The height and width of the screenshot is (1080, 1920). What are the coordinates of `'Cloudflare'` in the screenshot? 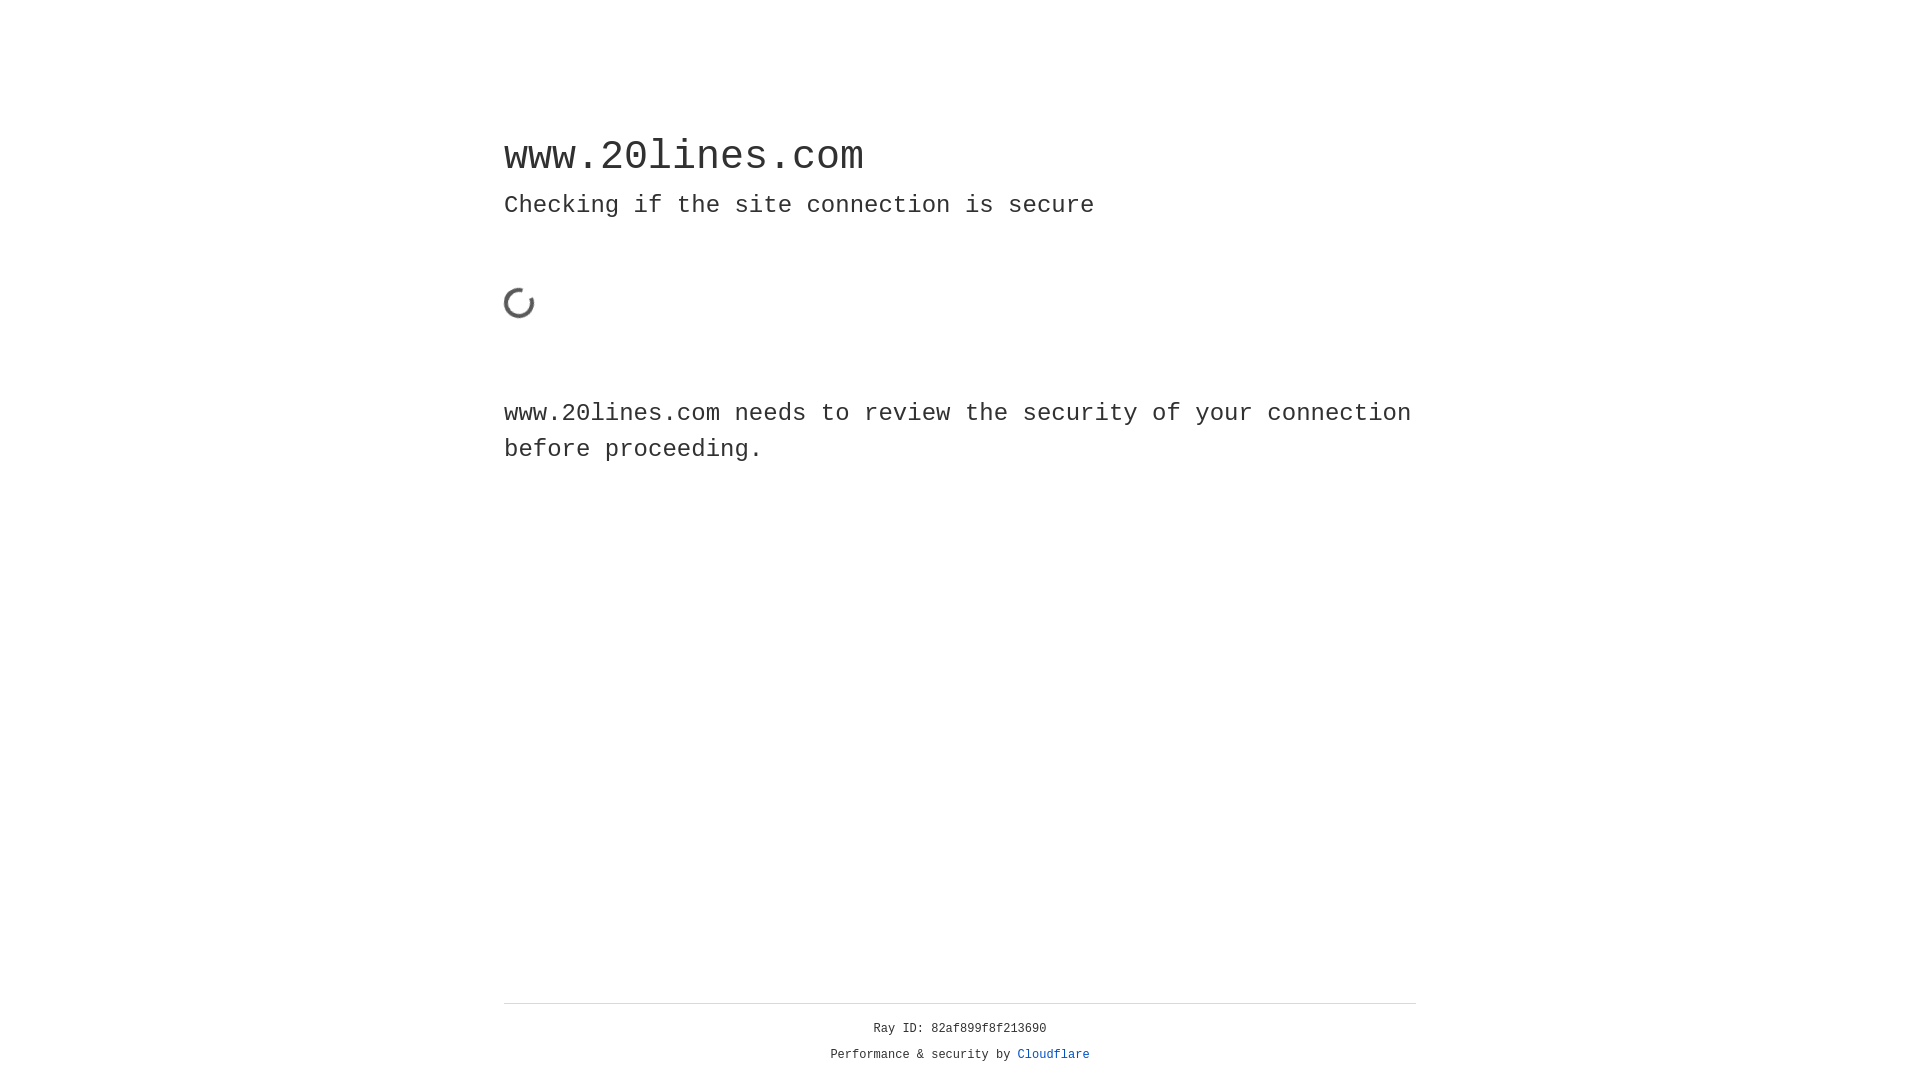 It's located at (1053, 1054).